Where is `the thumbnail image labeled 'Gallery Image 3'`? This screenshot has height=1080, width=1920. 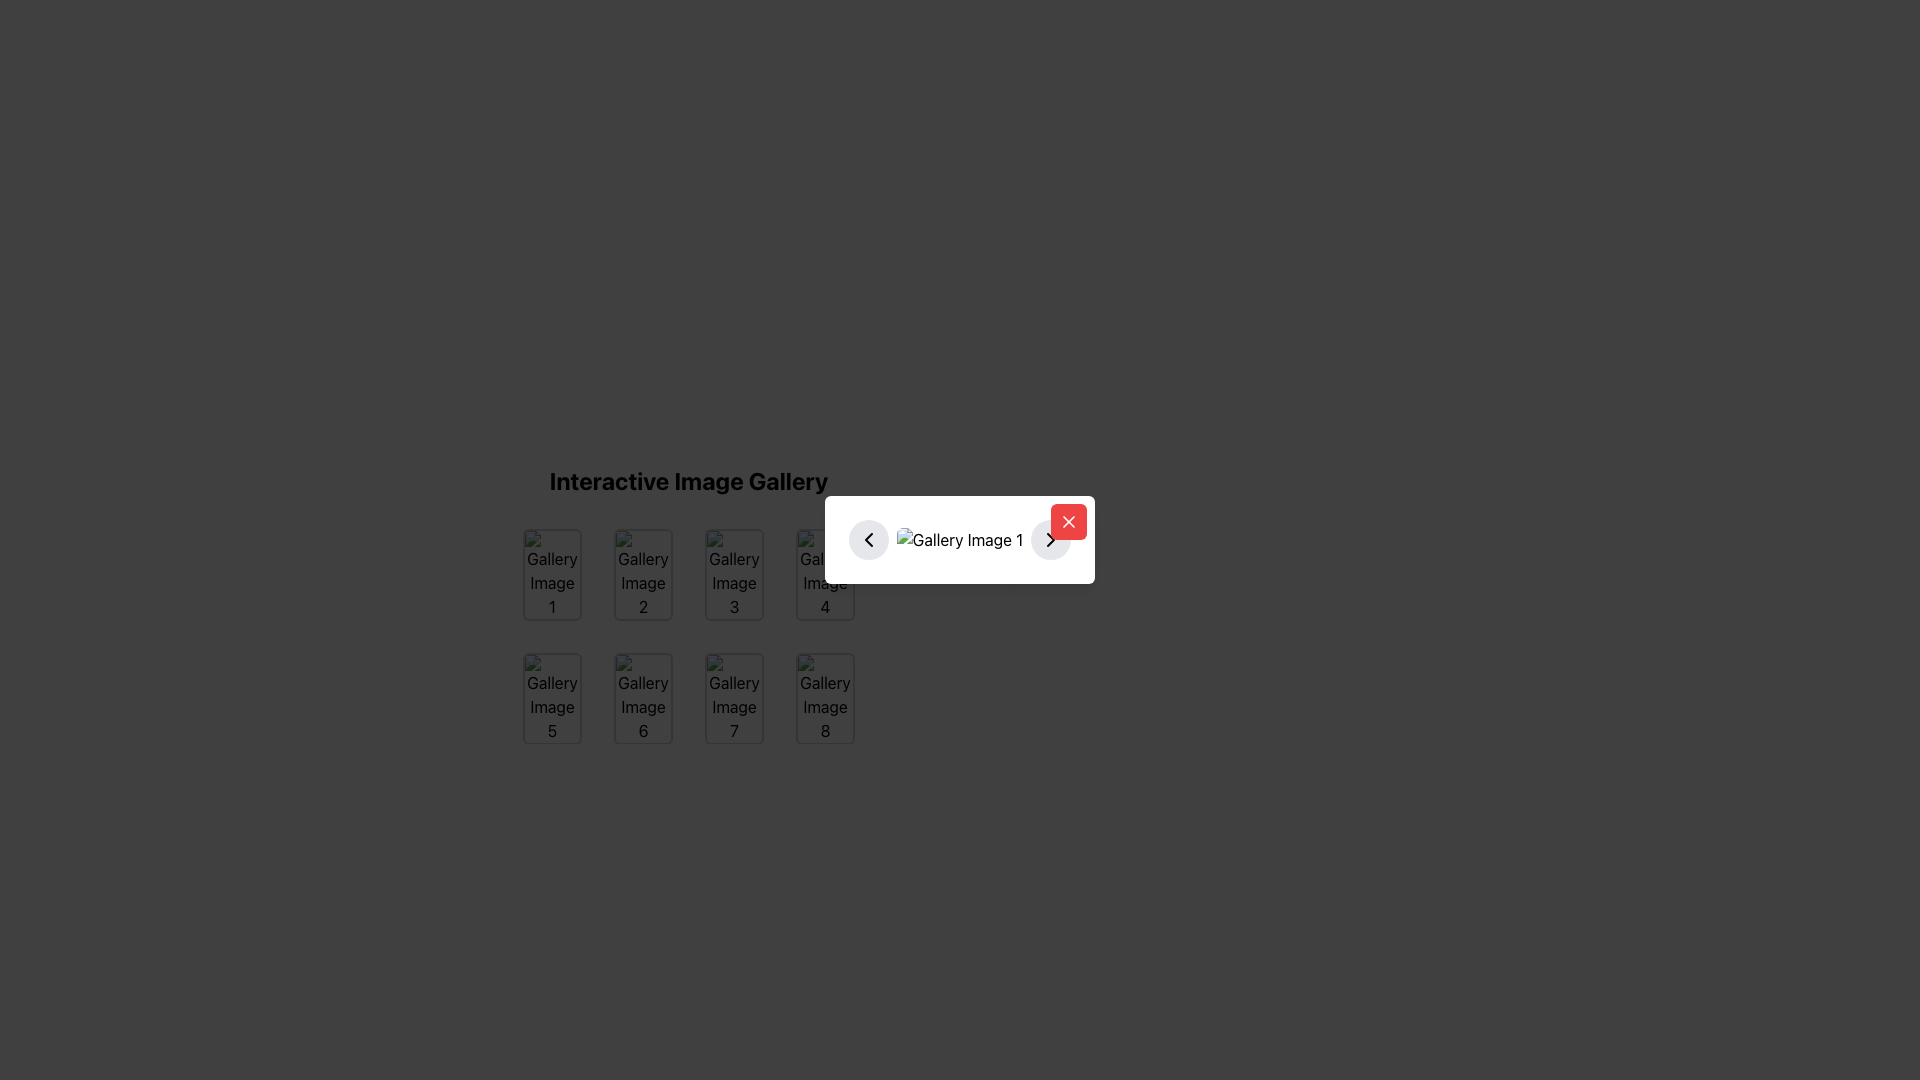
the thumbnail image labeled 'Gallery Image 3' is located at coordinates (733, 574).